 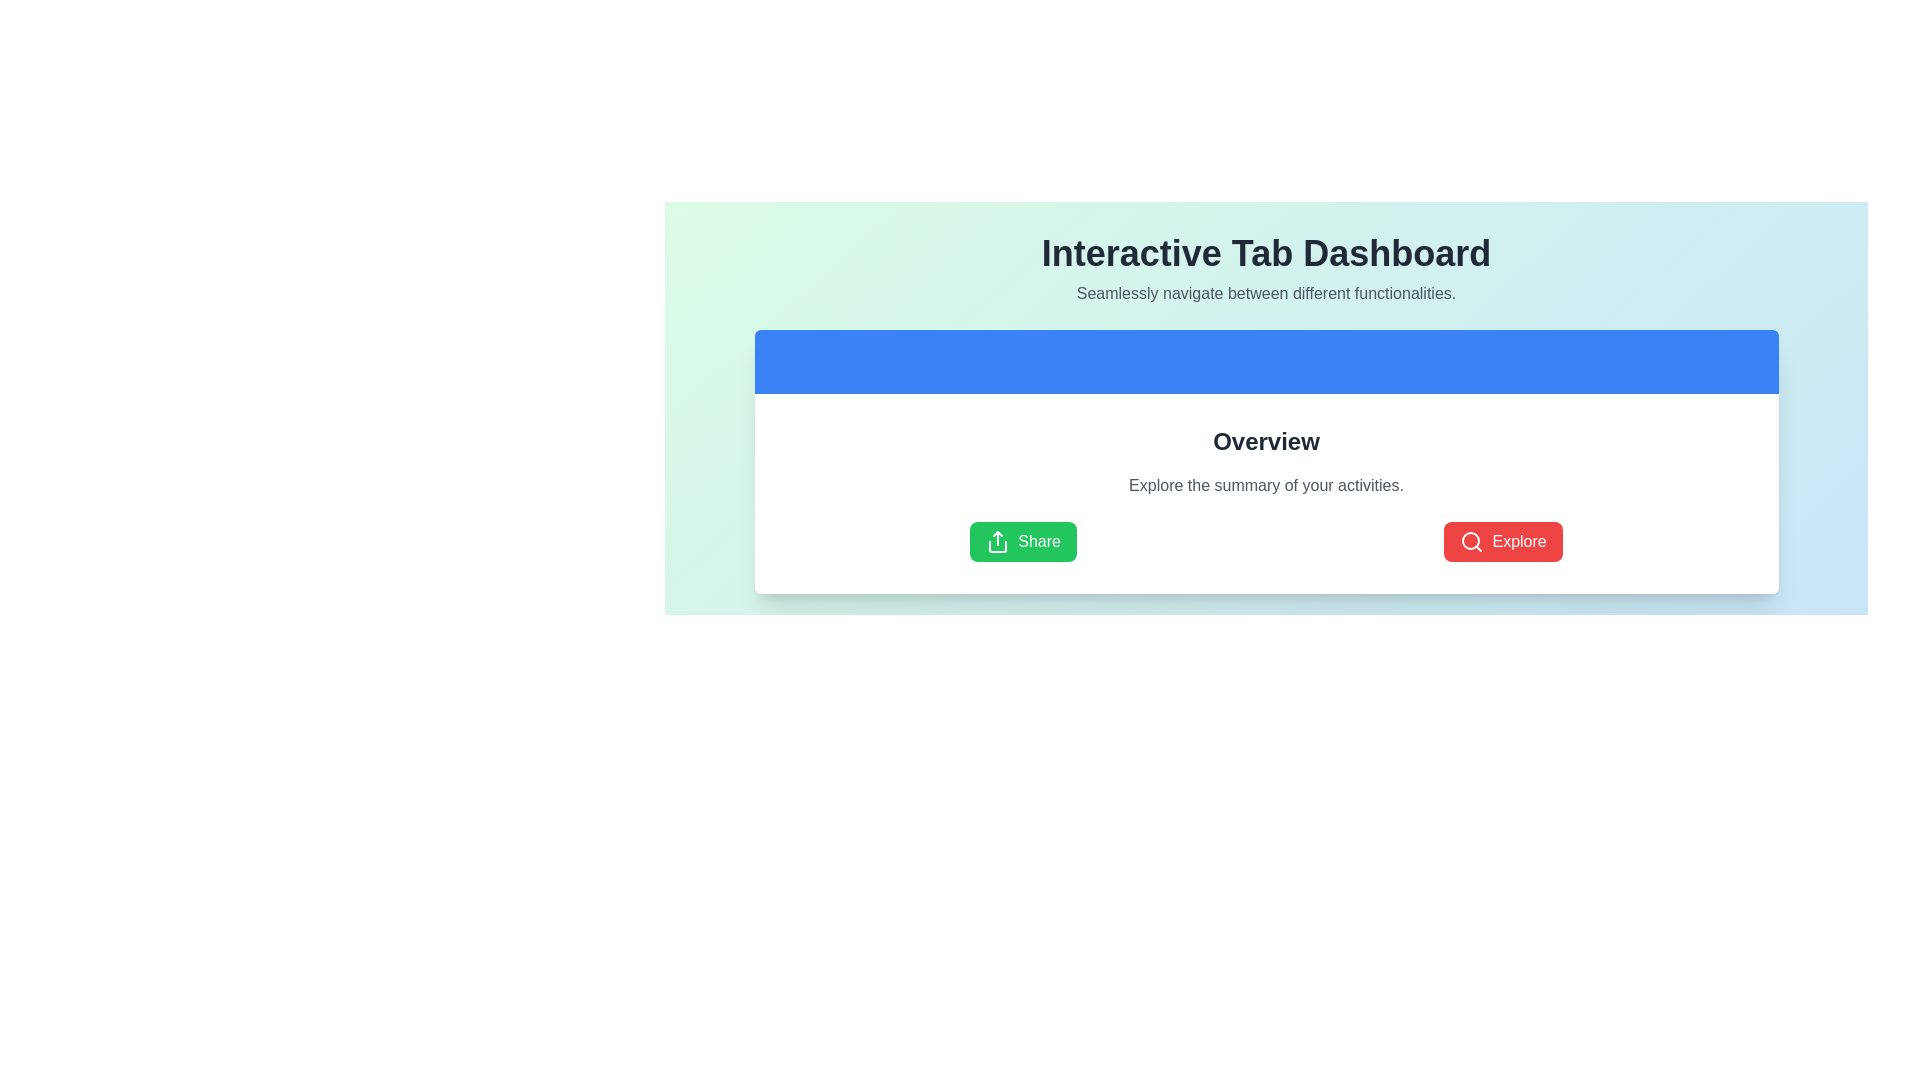 What do you see at coordinates (1265, 270) in the screenshot?
I see `the text block header and subtitle that displays 'Interactive Tab Dashboard' and 'Seamlessly navigate between different functionalities.'` at bounding box center [1265, 270].